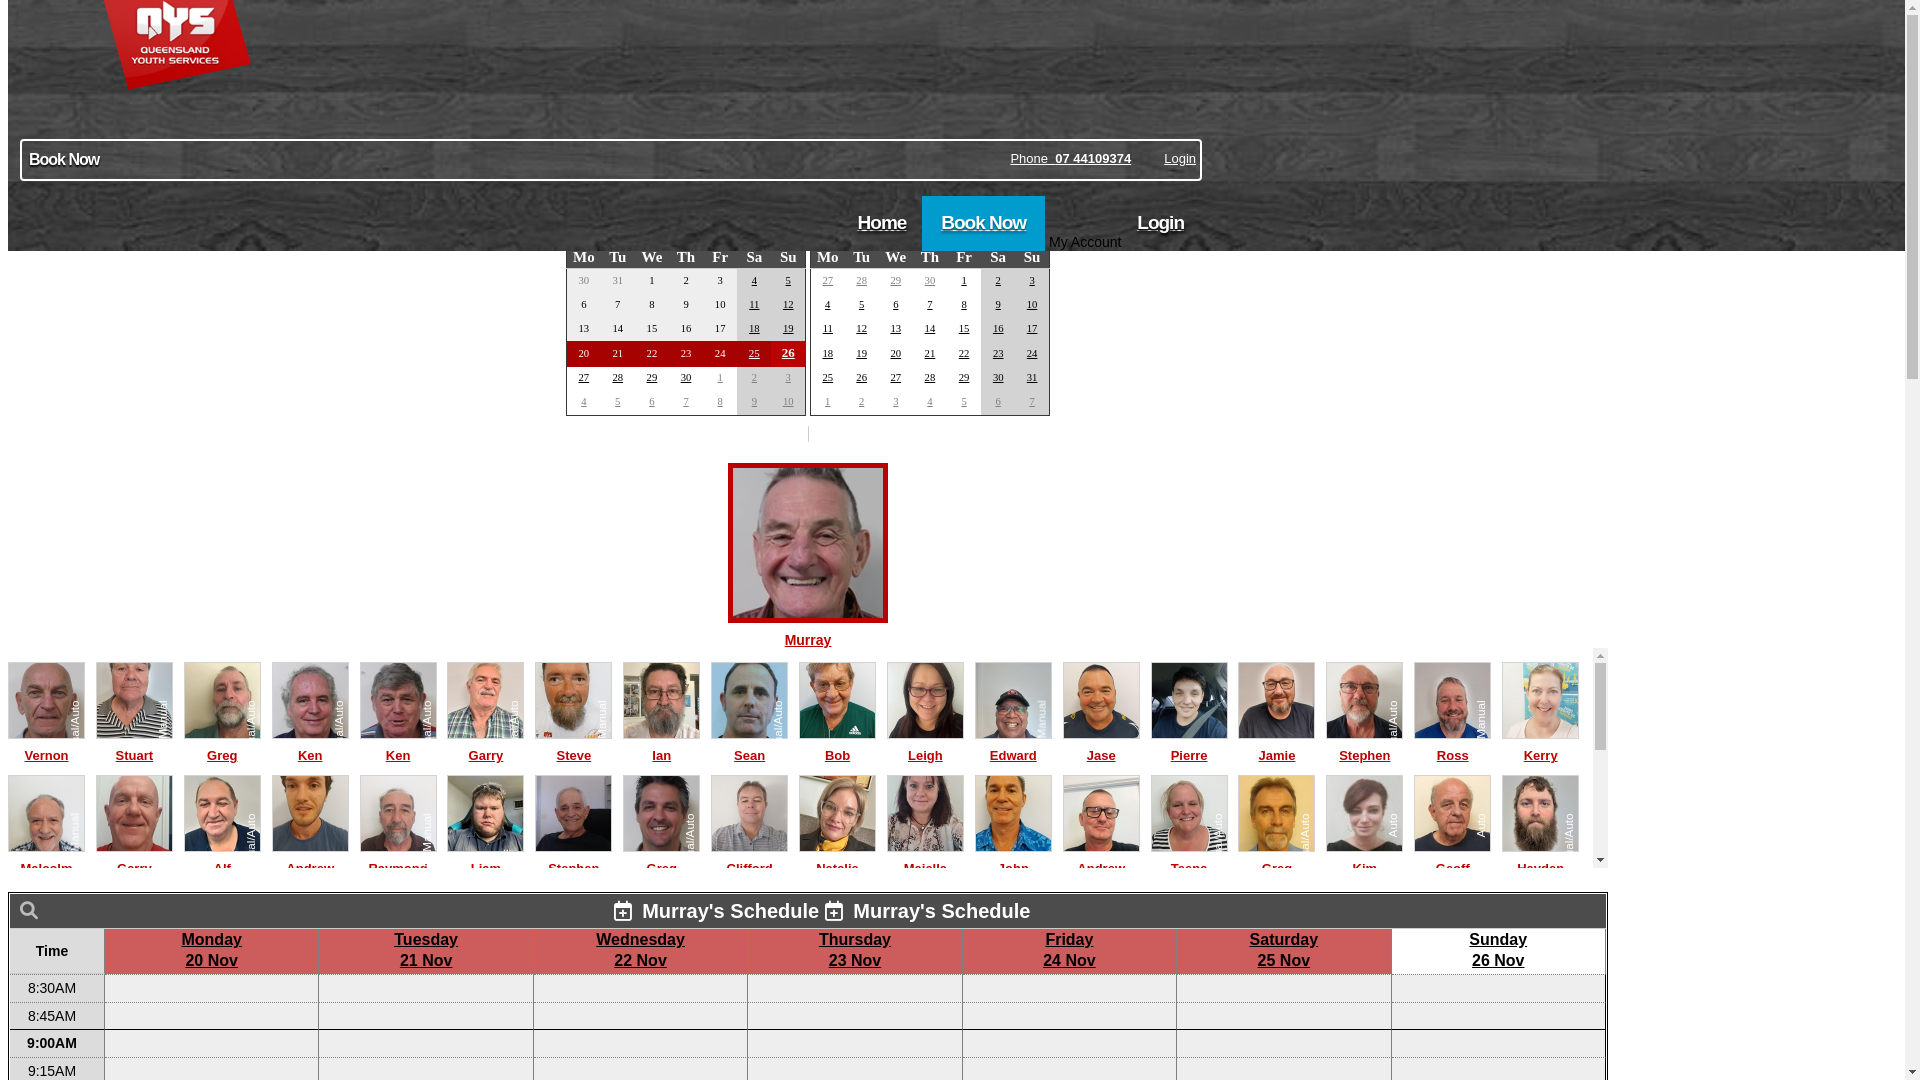 Image resolution: width=1920 pixels, height=1080 pixels. What do you see at coordinates (1189, 745) in the screenshot?
I see `'Pierre'` at bounding box center [1189, 745].